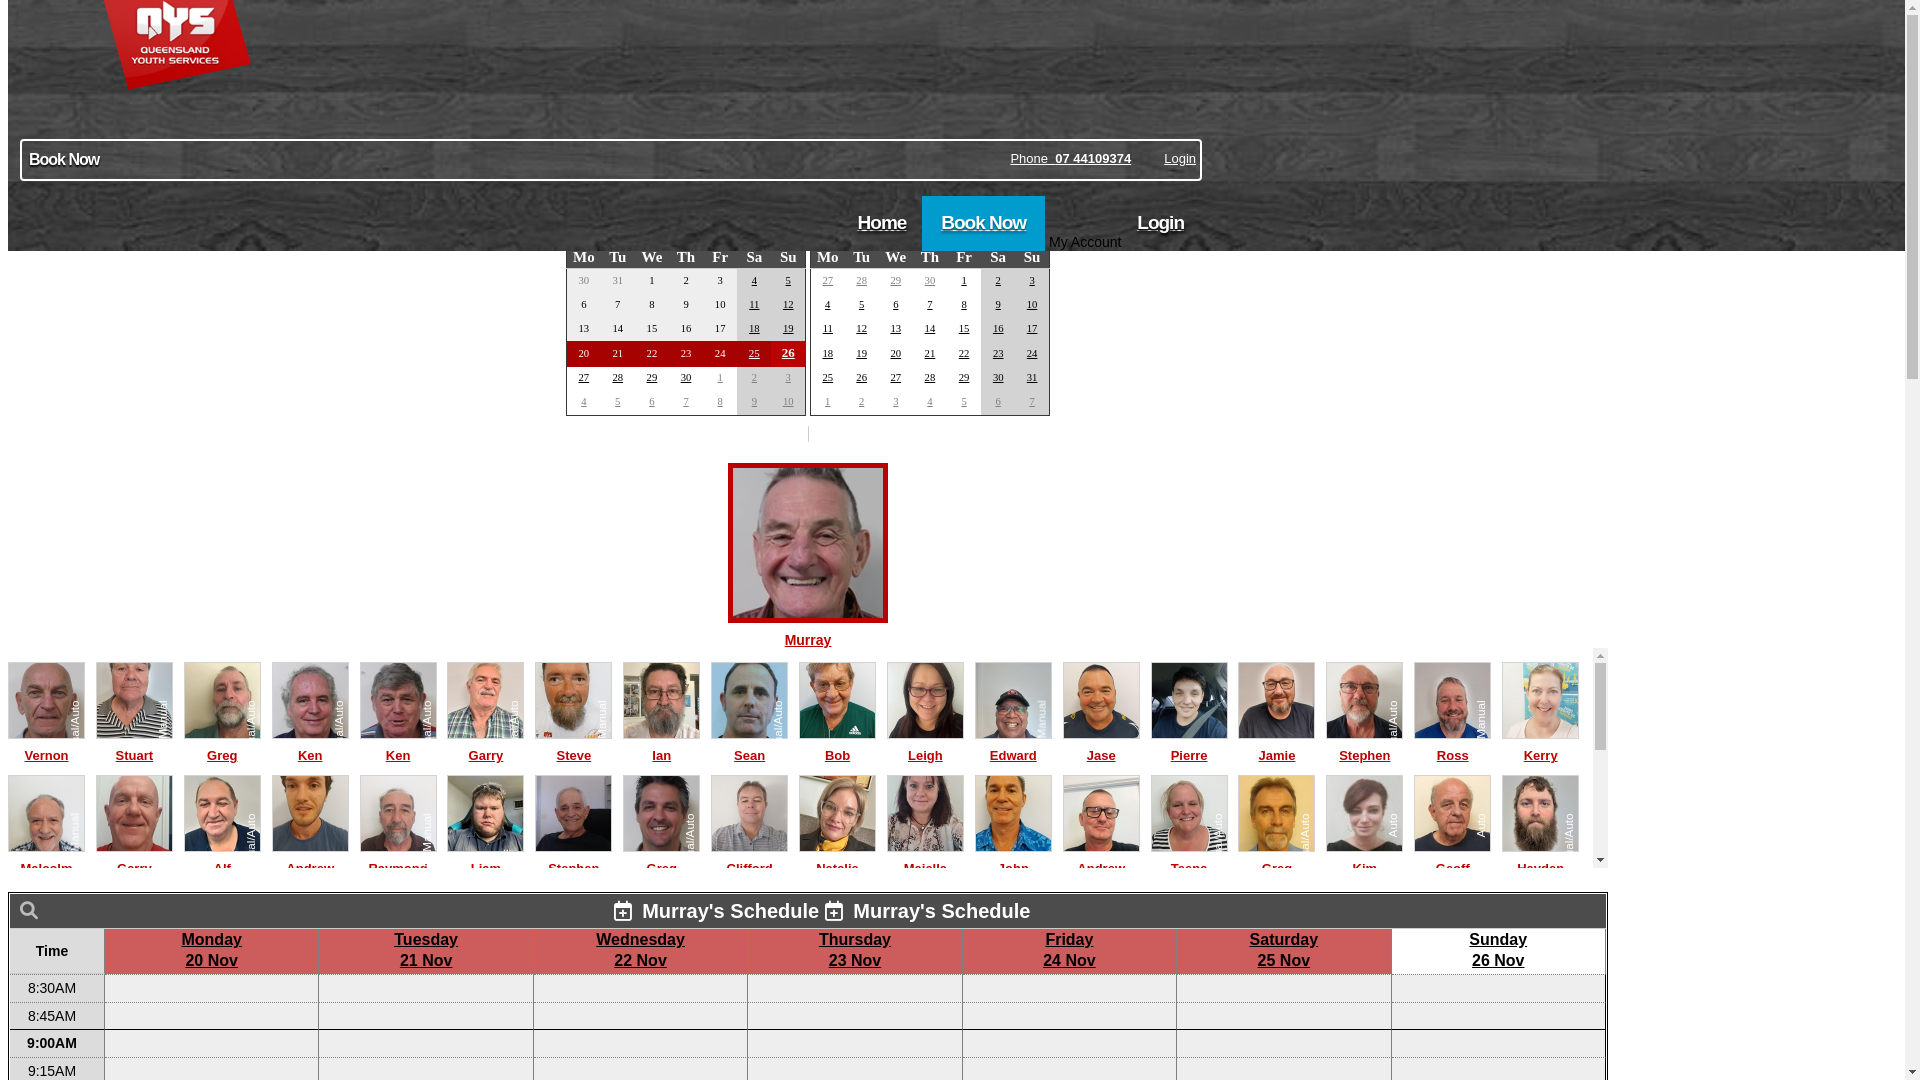 Image resolution: width=1920 pixels, height=1080 pixels. What do you see at coordinates (1189, 745) in the screenshot?
I see `'Pierre'` at bounding box center [1189, 745].